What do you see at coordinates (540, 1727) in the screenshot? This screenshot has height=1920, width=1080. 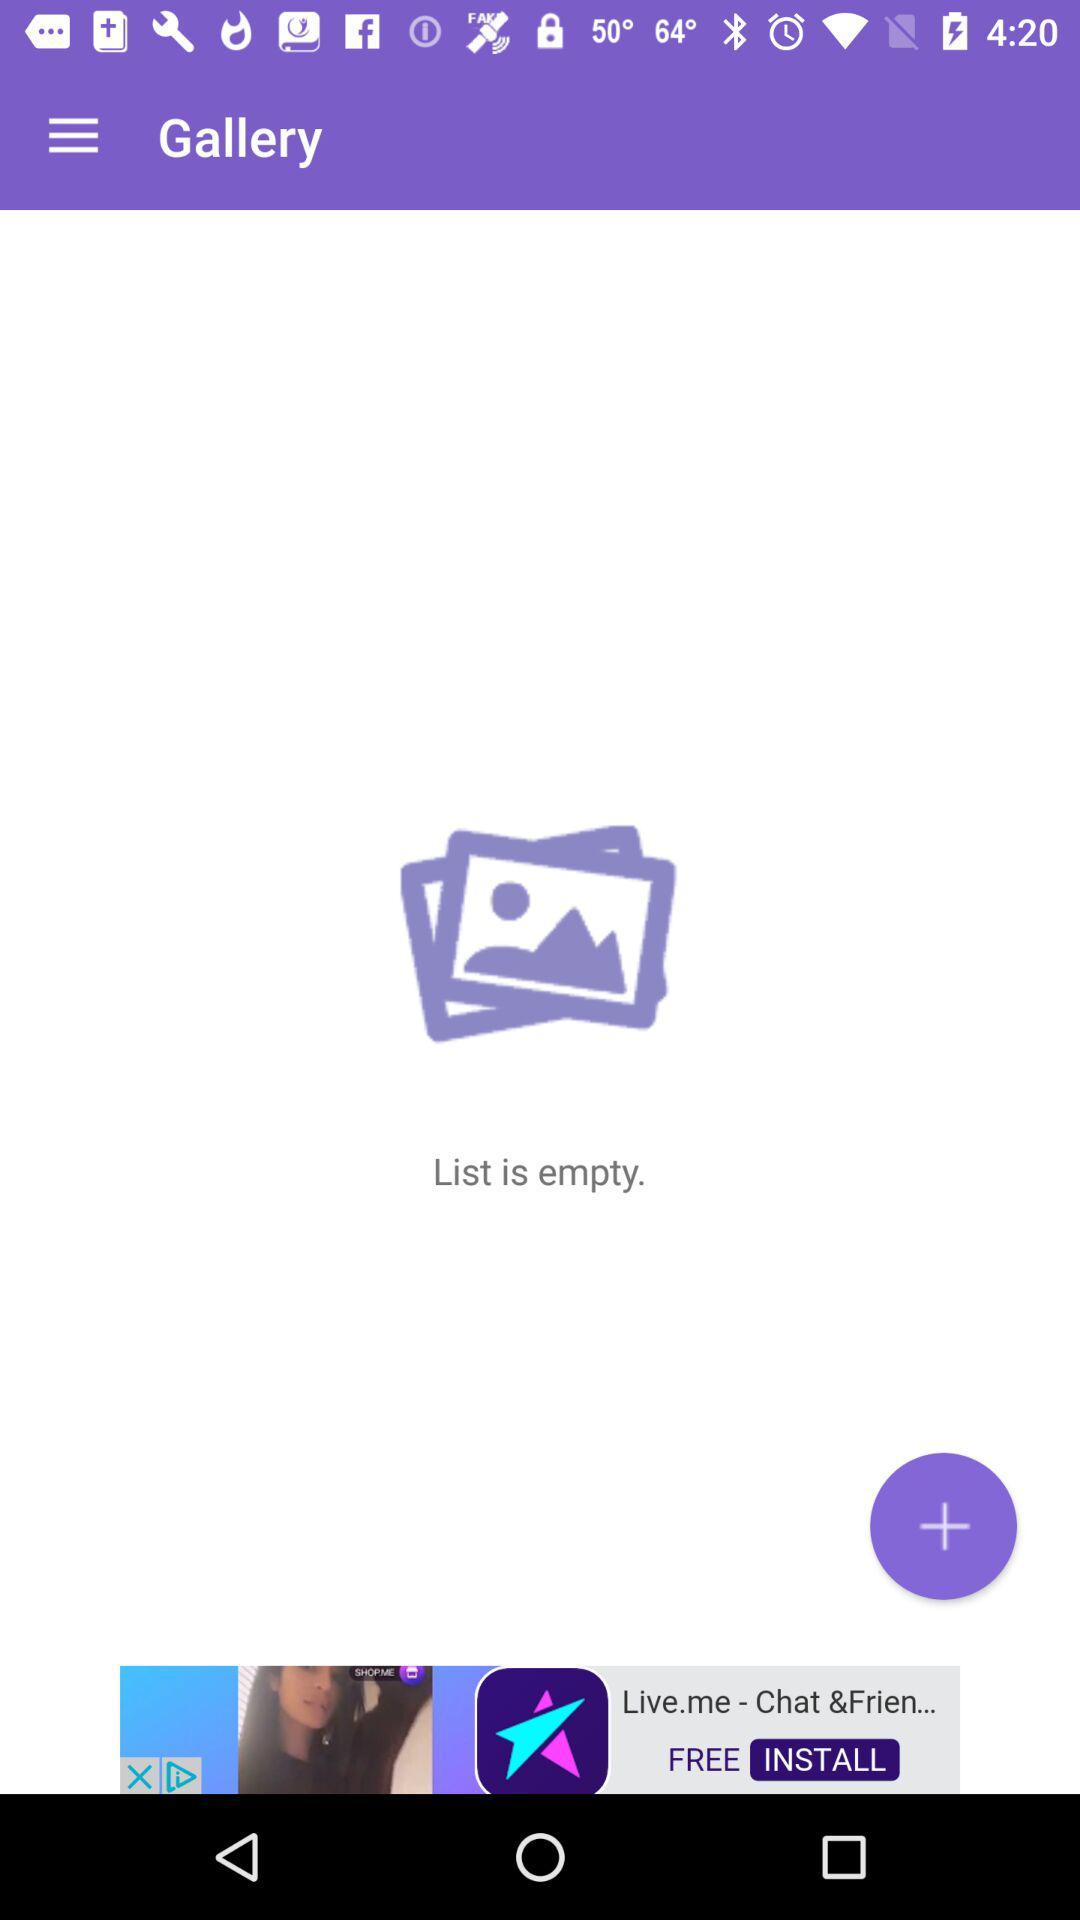 I see `advertisement banner` at bounding box center [540, 1727].